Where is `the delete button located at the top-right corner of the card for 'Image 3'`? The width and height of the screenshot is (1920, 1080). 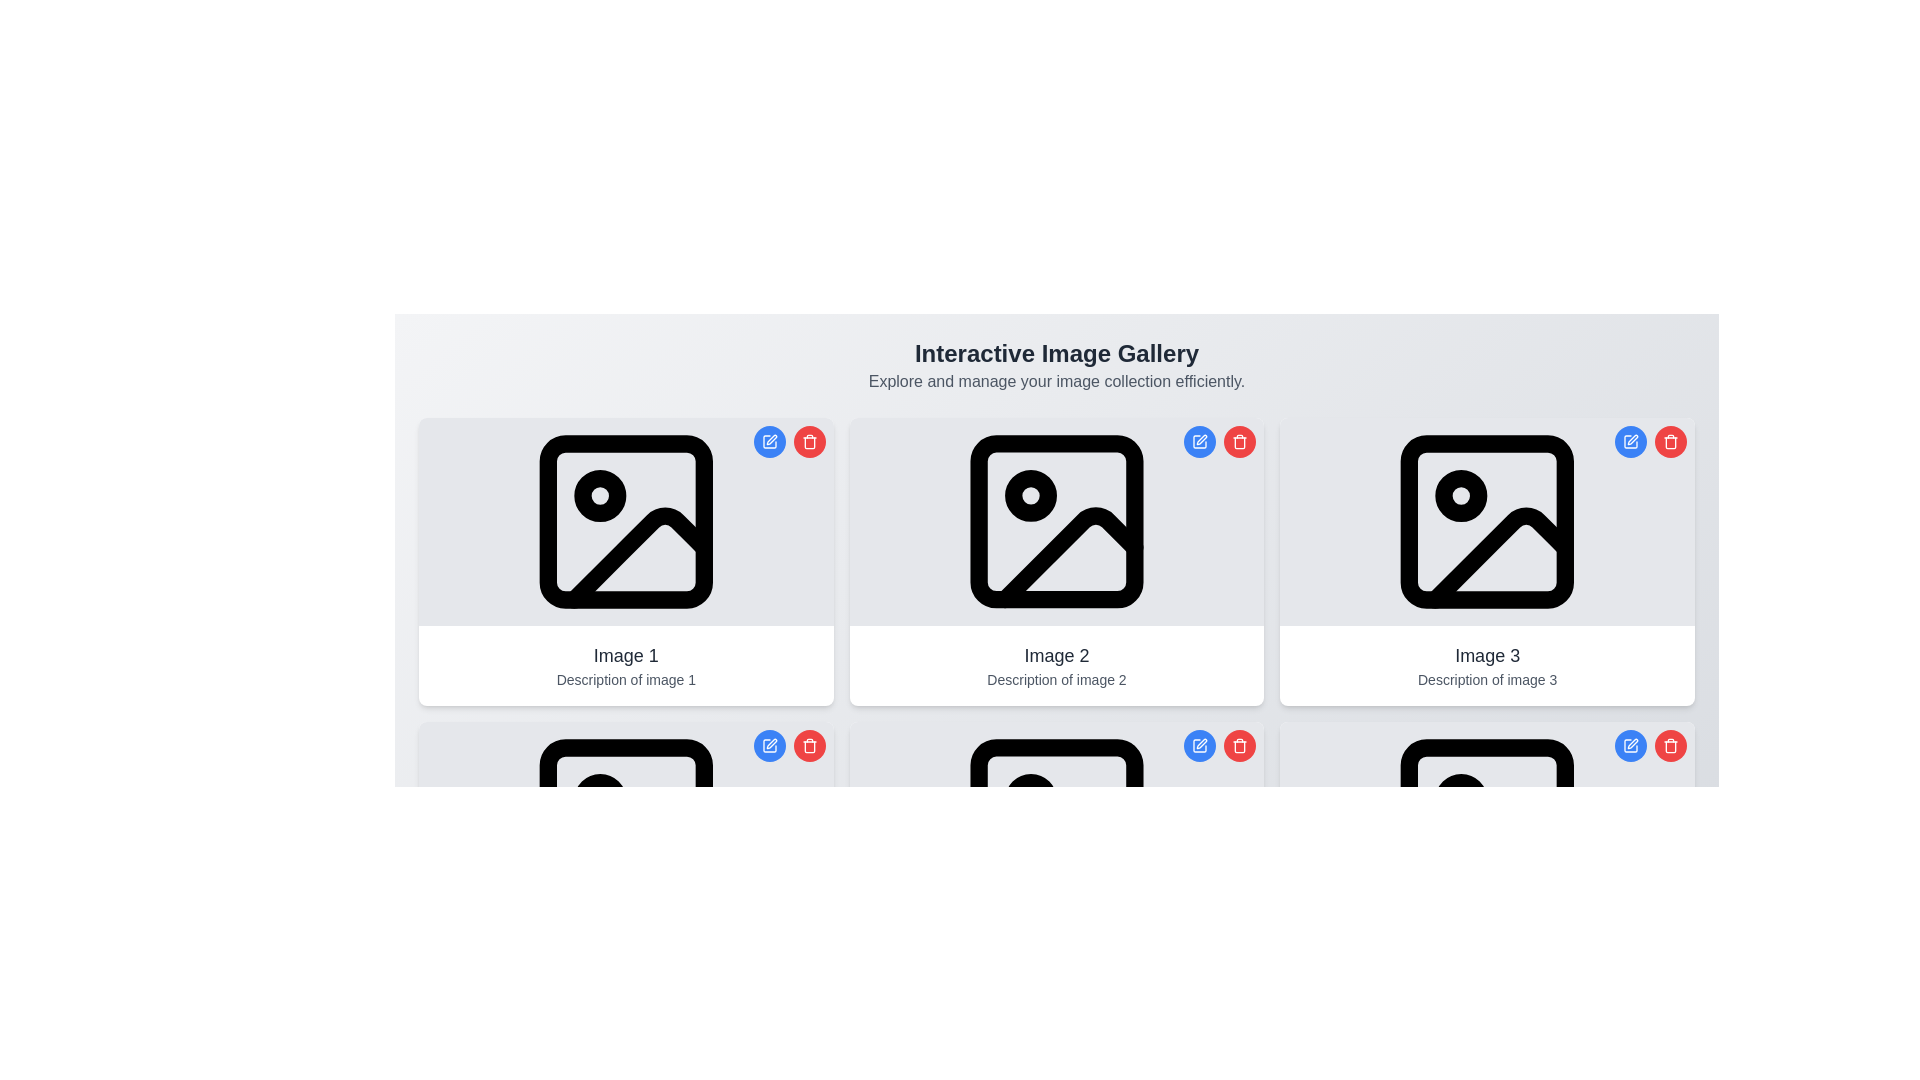
the delete button located at the top-right corner of the card for 'Image 3' is located at coordinates (1670, 441).